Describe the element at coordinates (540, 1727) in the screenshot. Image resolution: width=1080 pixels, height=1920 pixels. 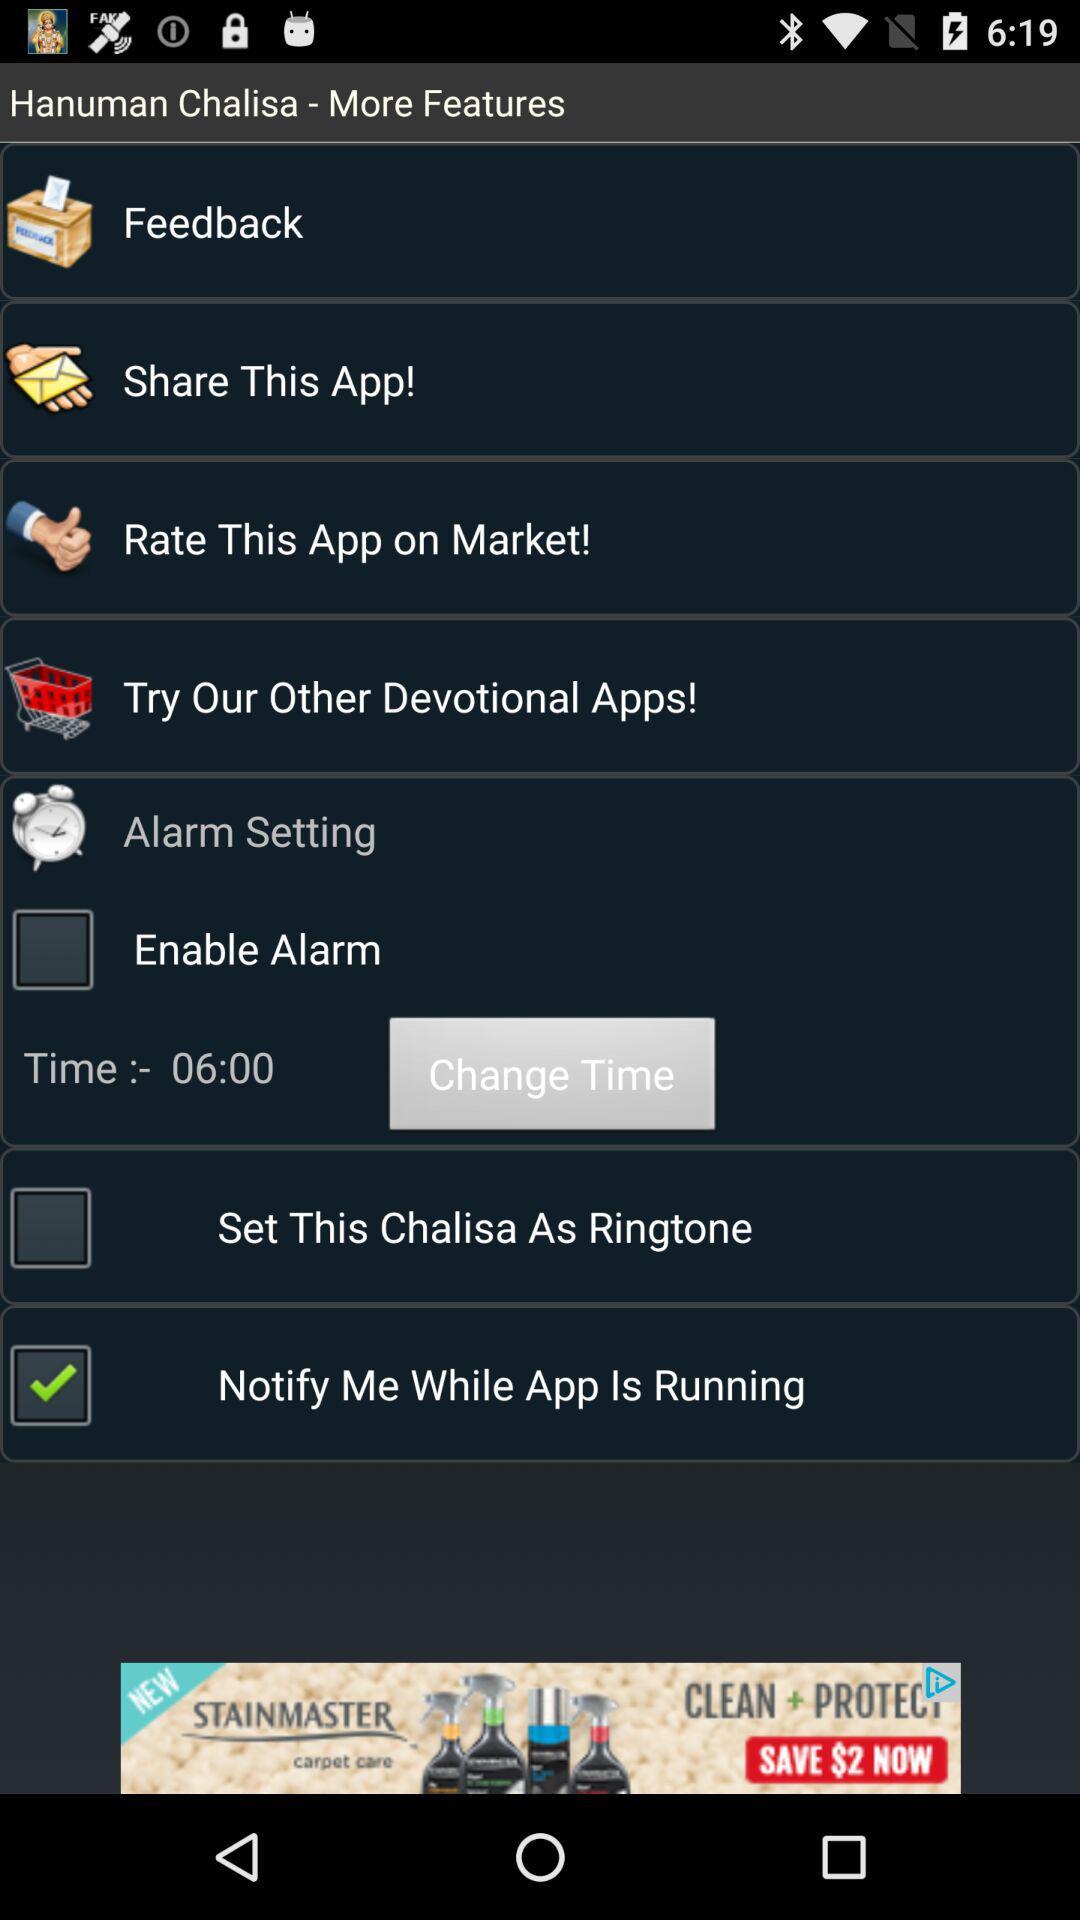
I see `icone` at that location.